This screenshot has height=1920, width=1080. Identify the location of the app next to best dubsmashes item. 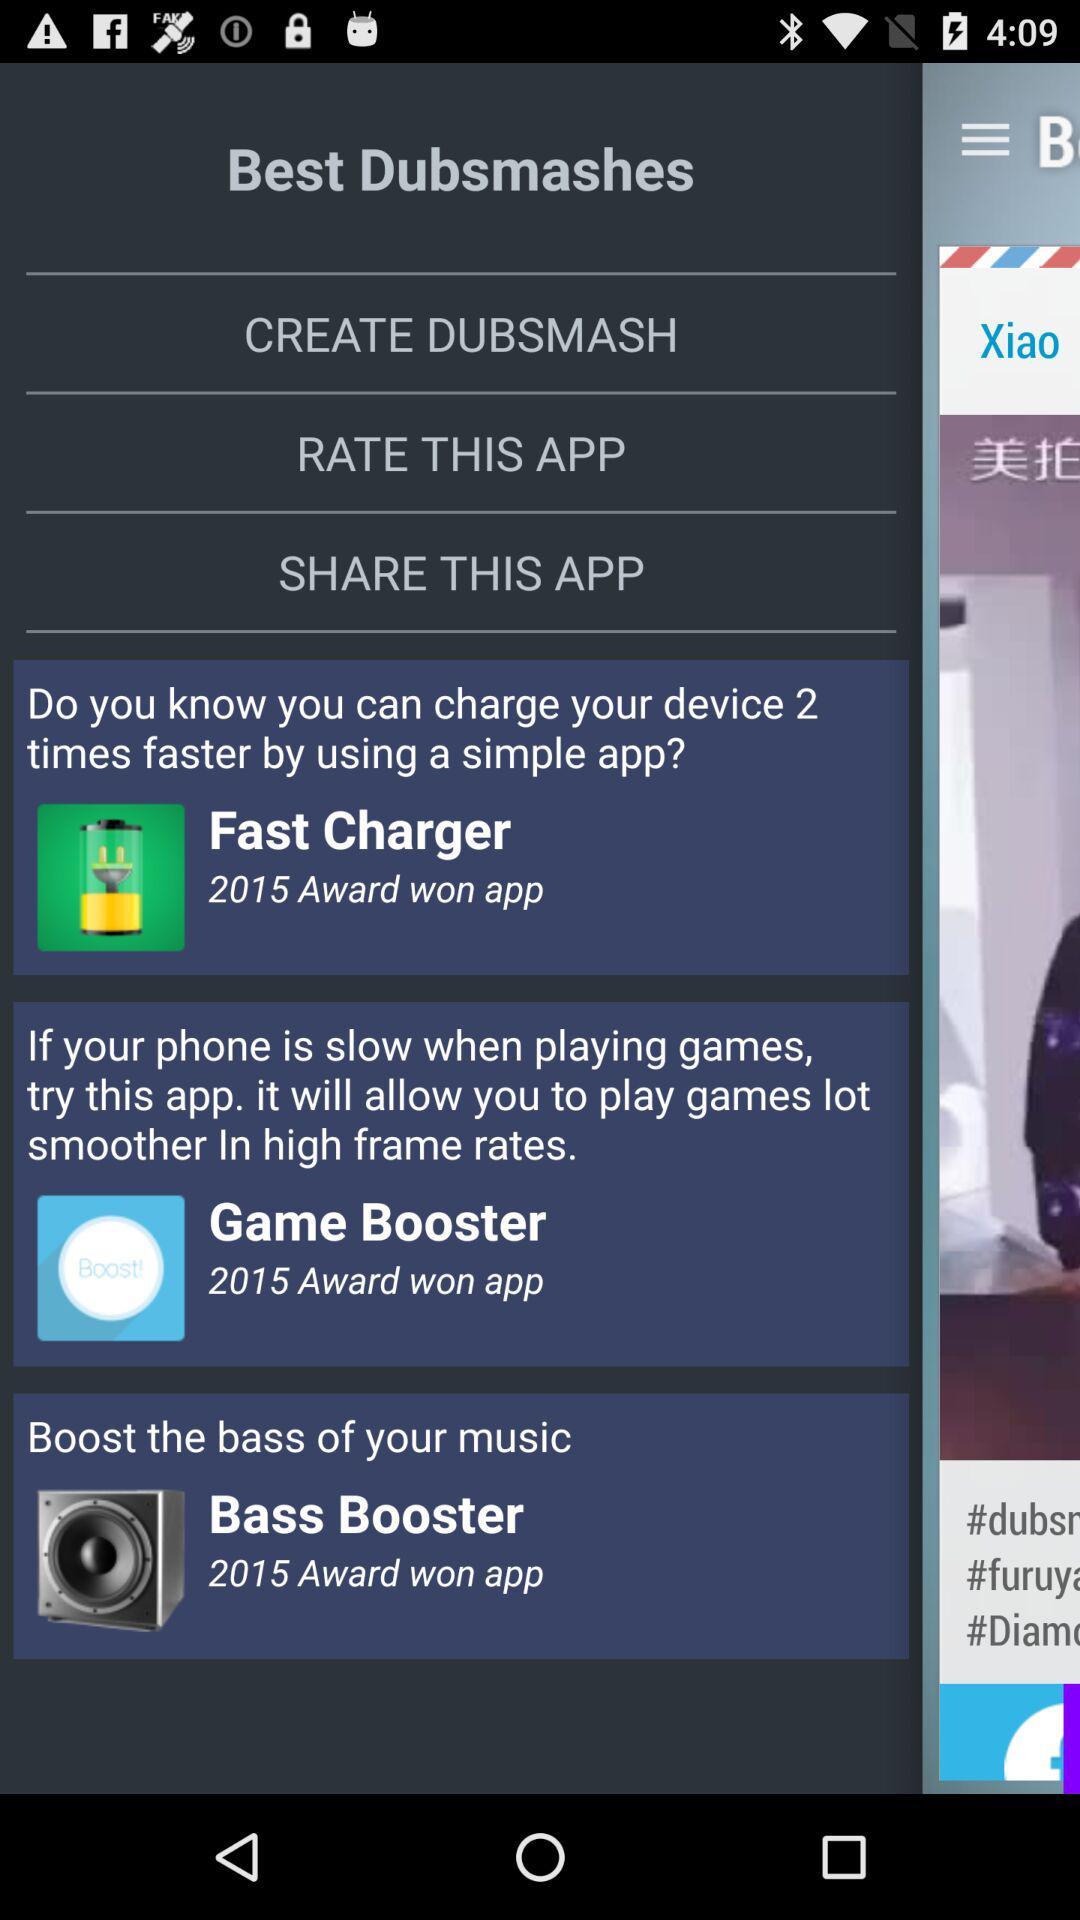
(984, 138).